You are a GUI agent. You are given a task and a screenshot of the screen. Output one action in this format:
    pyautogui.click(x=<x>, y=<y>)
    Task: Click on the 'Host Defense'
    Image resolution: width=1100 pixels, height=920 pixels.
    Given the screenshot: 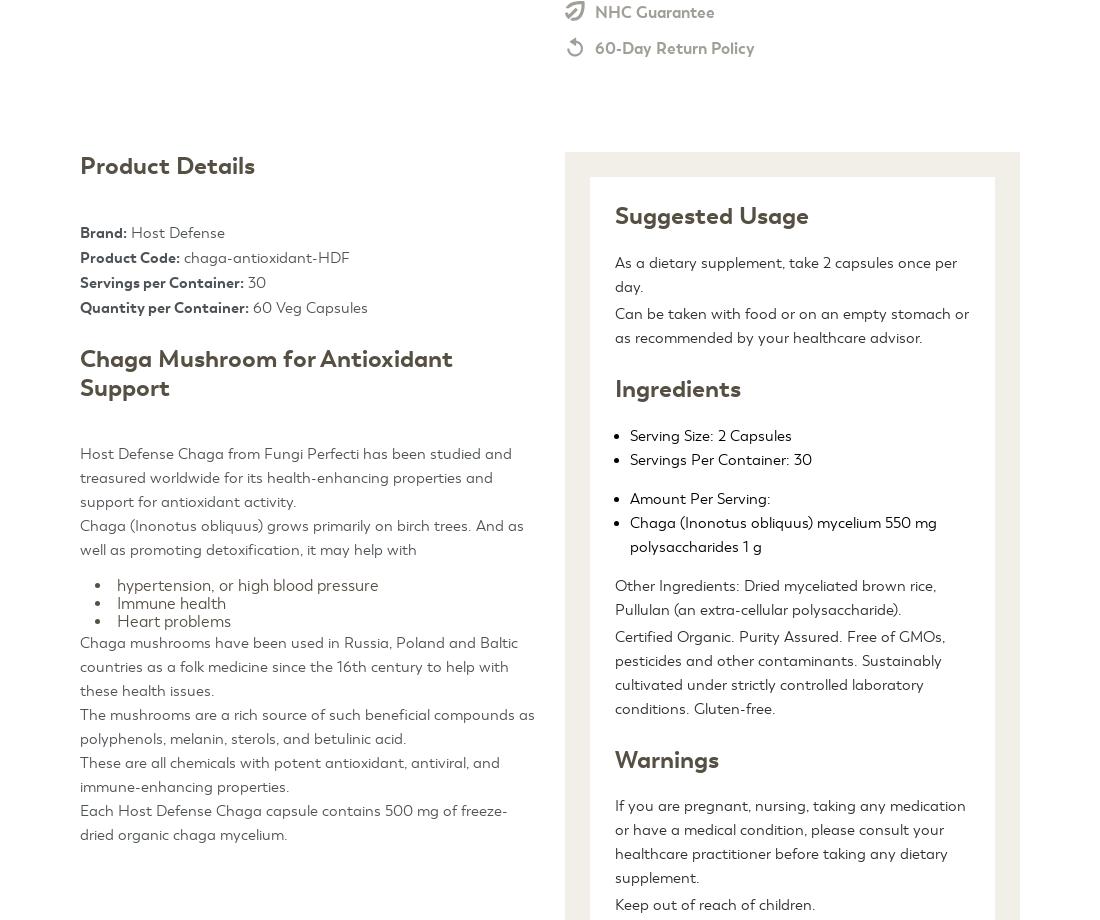 What is the action you would take?
    pyautogui.click(x=175, y=232)
    